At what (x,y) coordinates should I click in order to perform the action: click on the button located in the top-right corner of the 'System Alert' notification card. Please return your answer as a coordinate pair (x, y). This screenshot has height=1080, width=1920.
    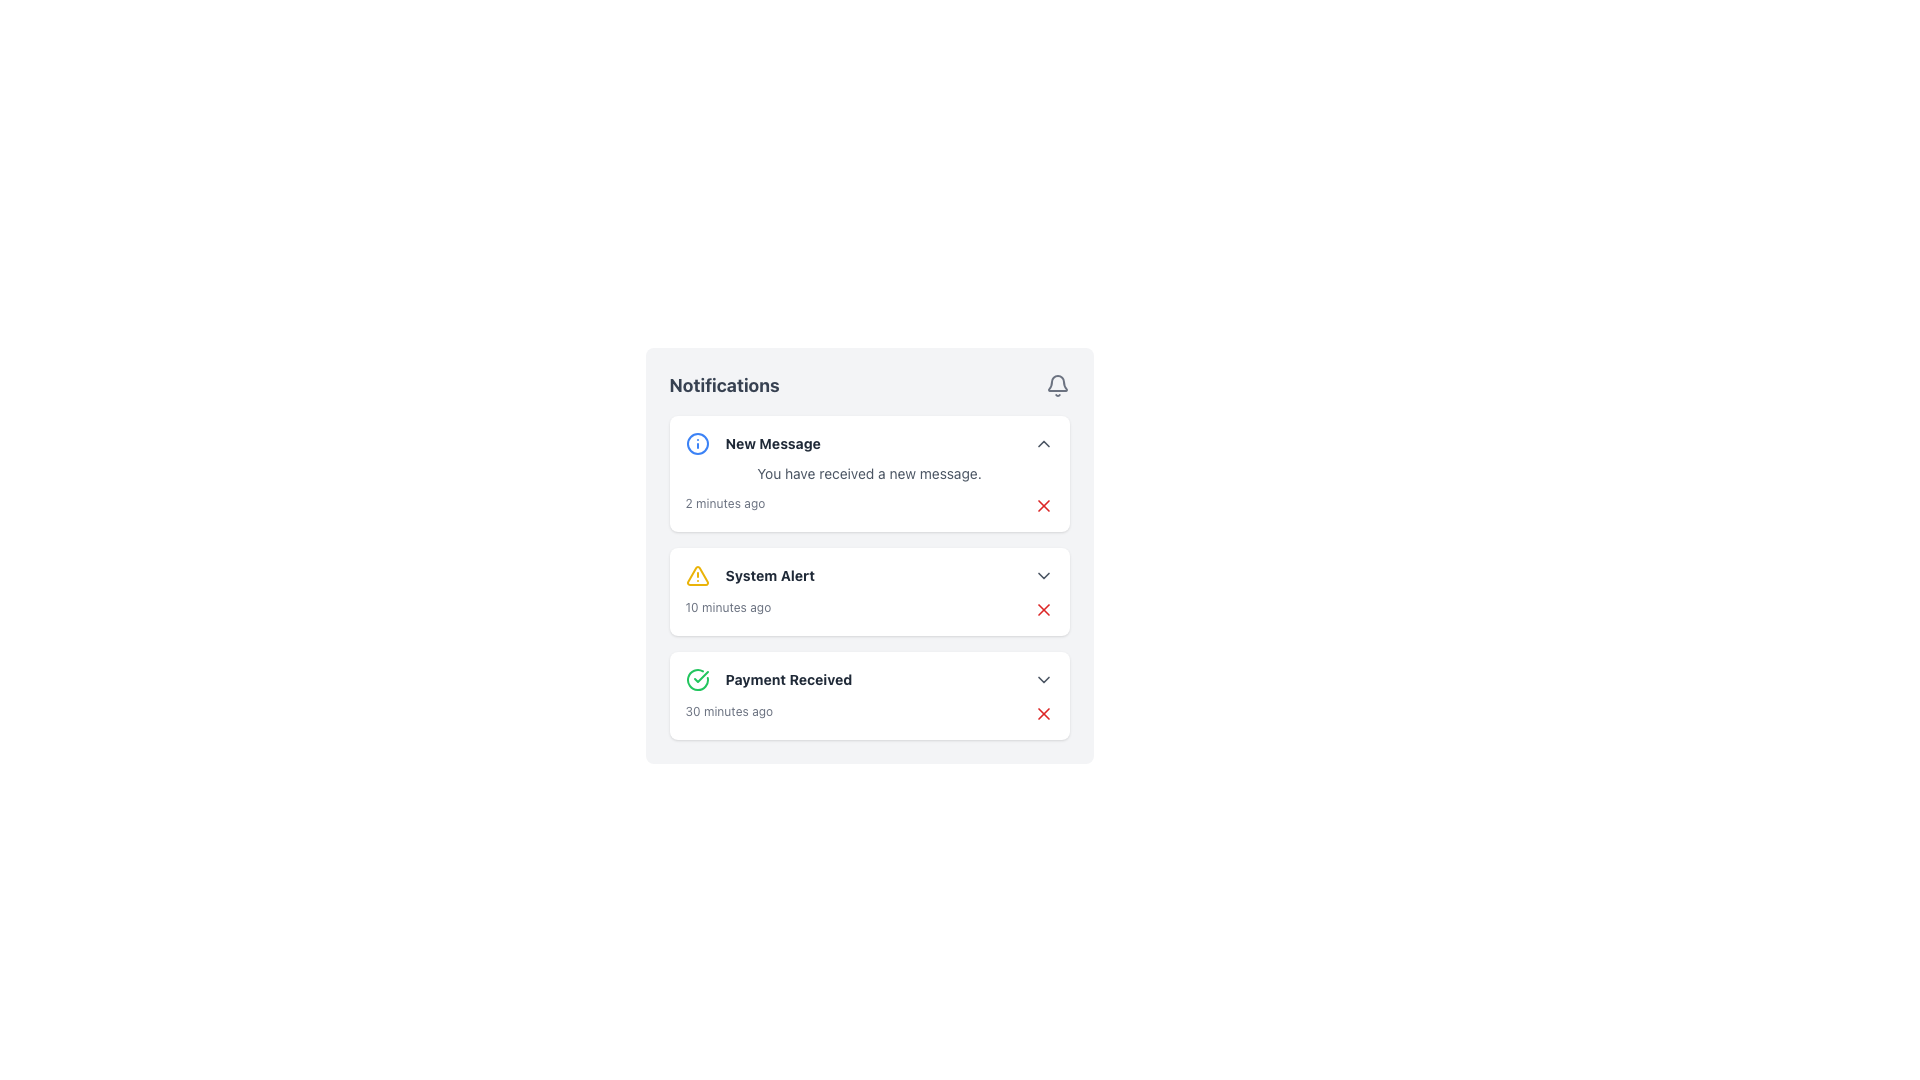
    Looking at the image, I should click on (1042, 608).